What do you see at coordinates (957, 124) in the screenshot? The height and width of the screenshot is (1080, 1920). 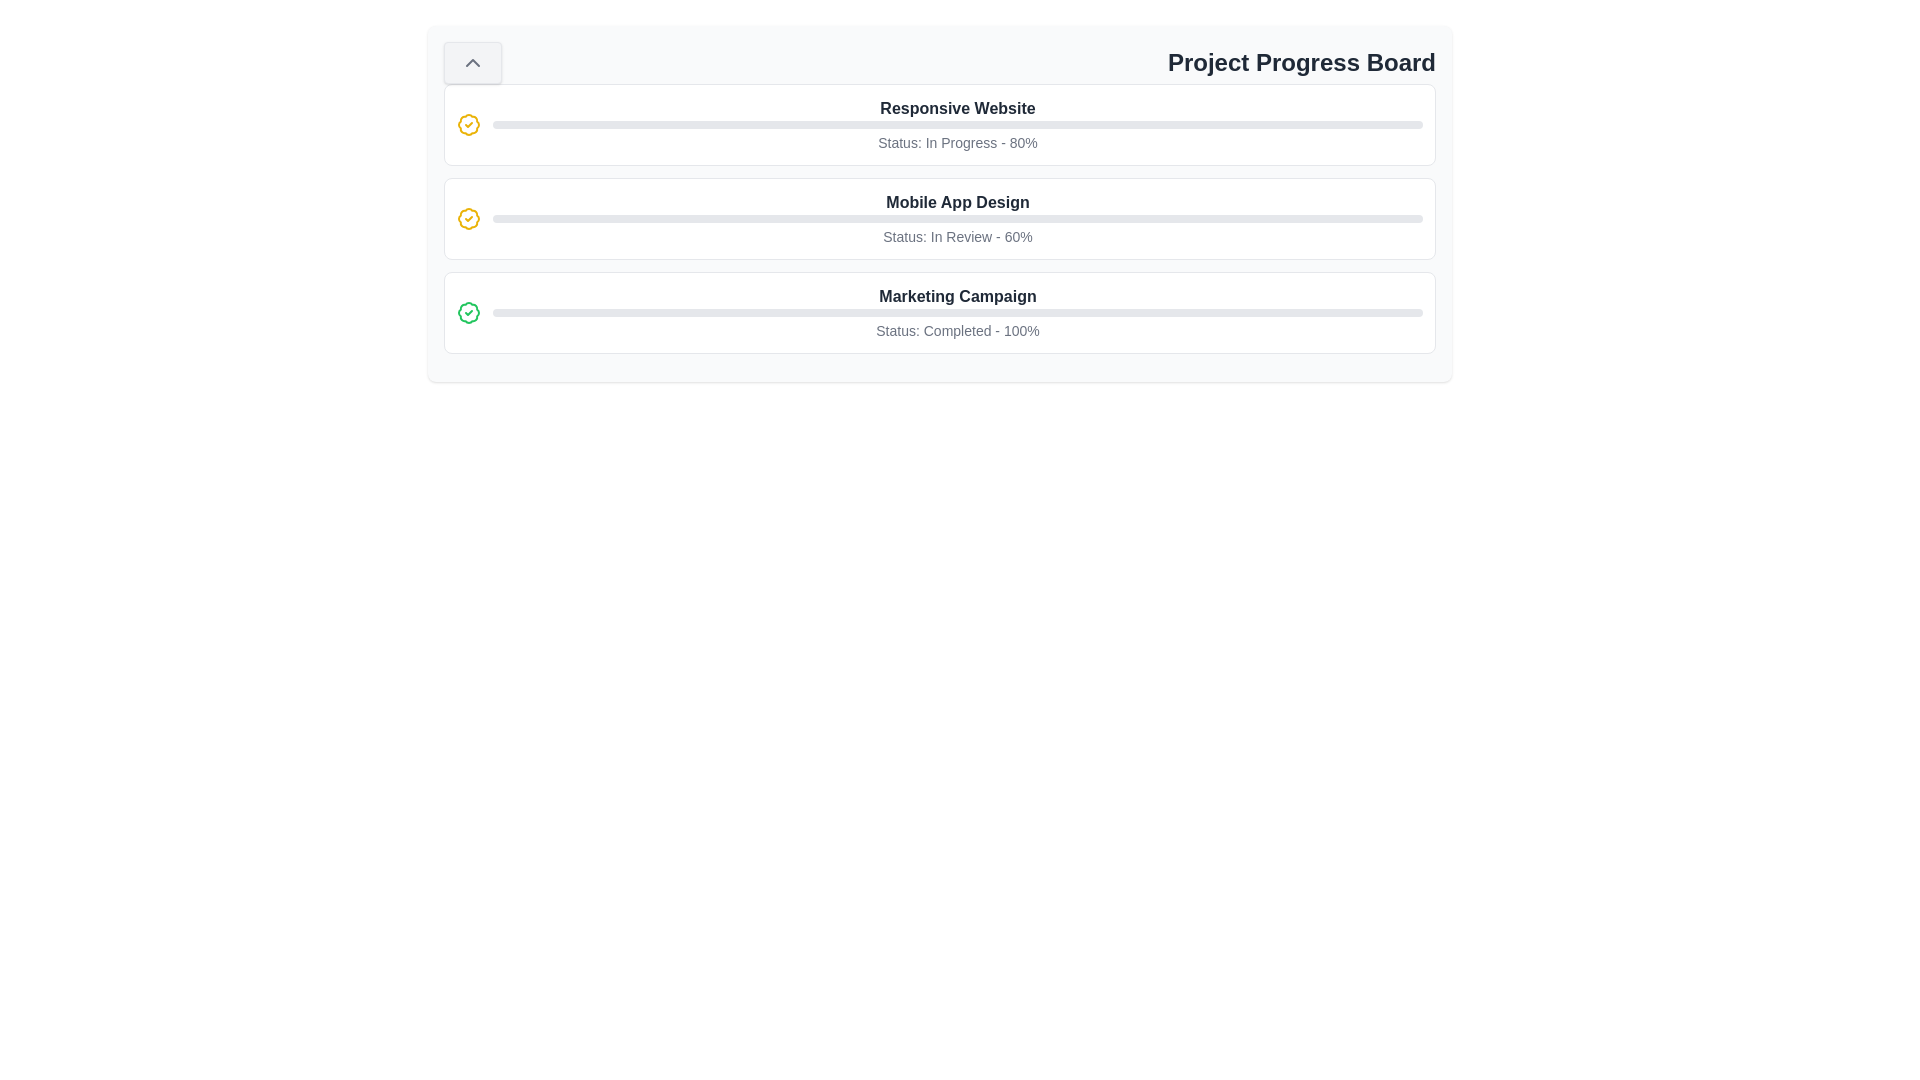 I see `the horizontal progress bar located below the text 'Responsive Website' and above the status text 'Status: In Progress - 80%', which has a gray background and a blue filled portion` at bounding box center [957, 124].